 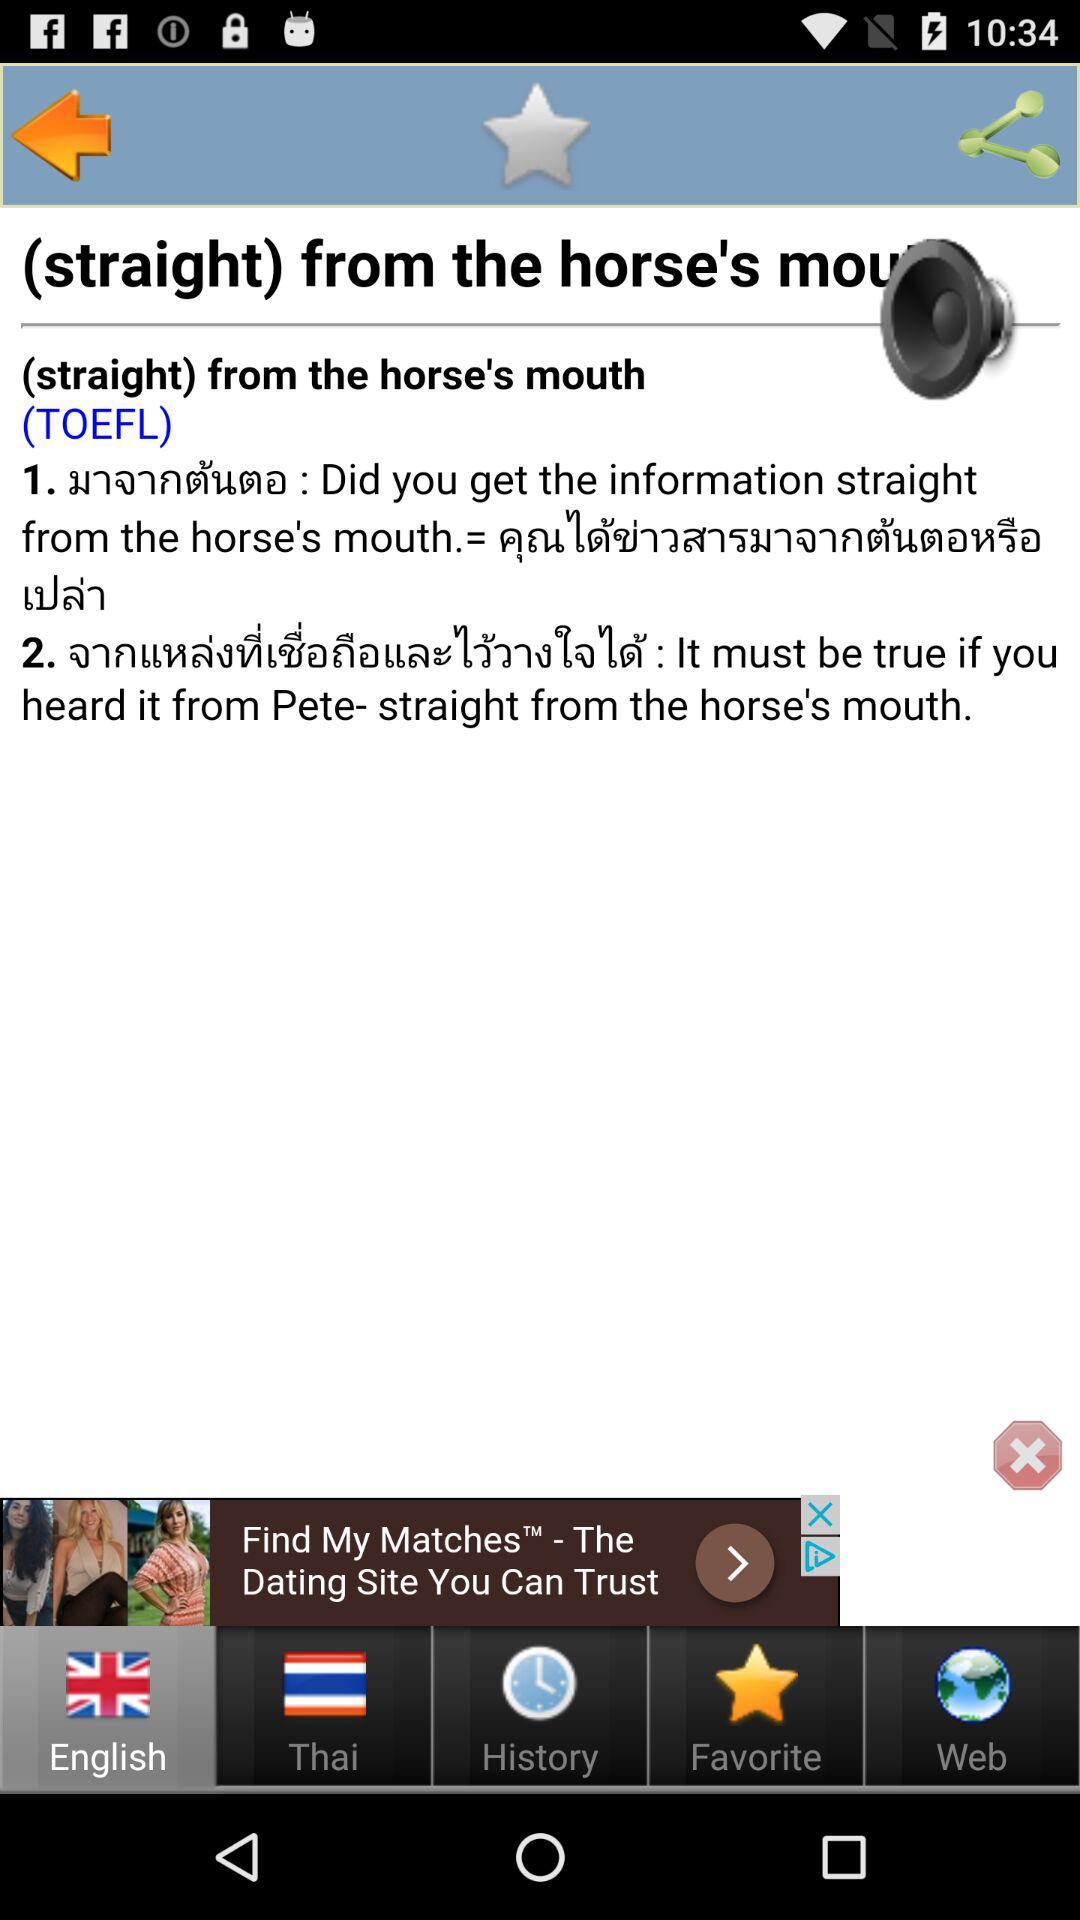 I want to click on switch on the bookmark, so click(x=534, y=134).